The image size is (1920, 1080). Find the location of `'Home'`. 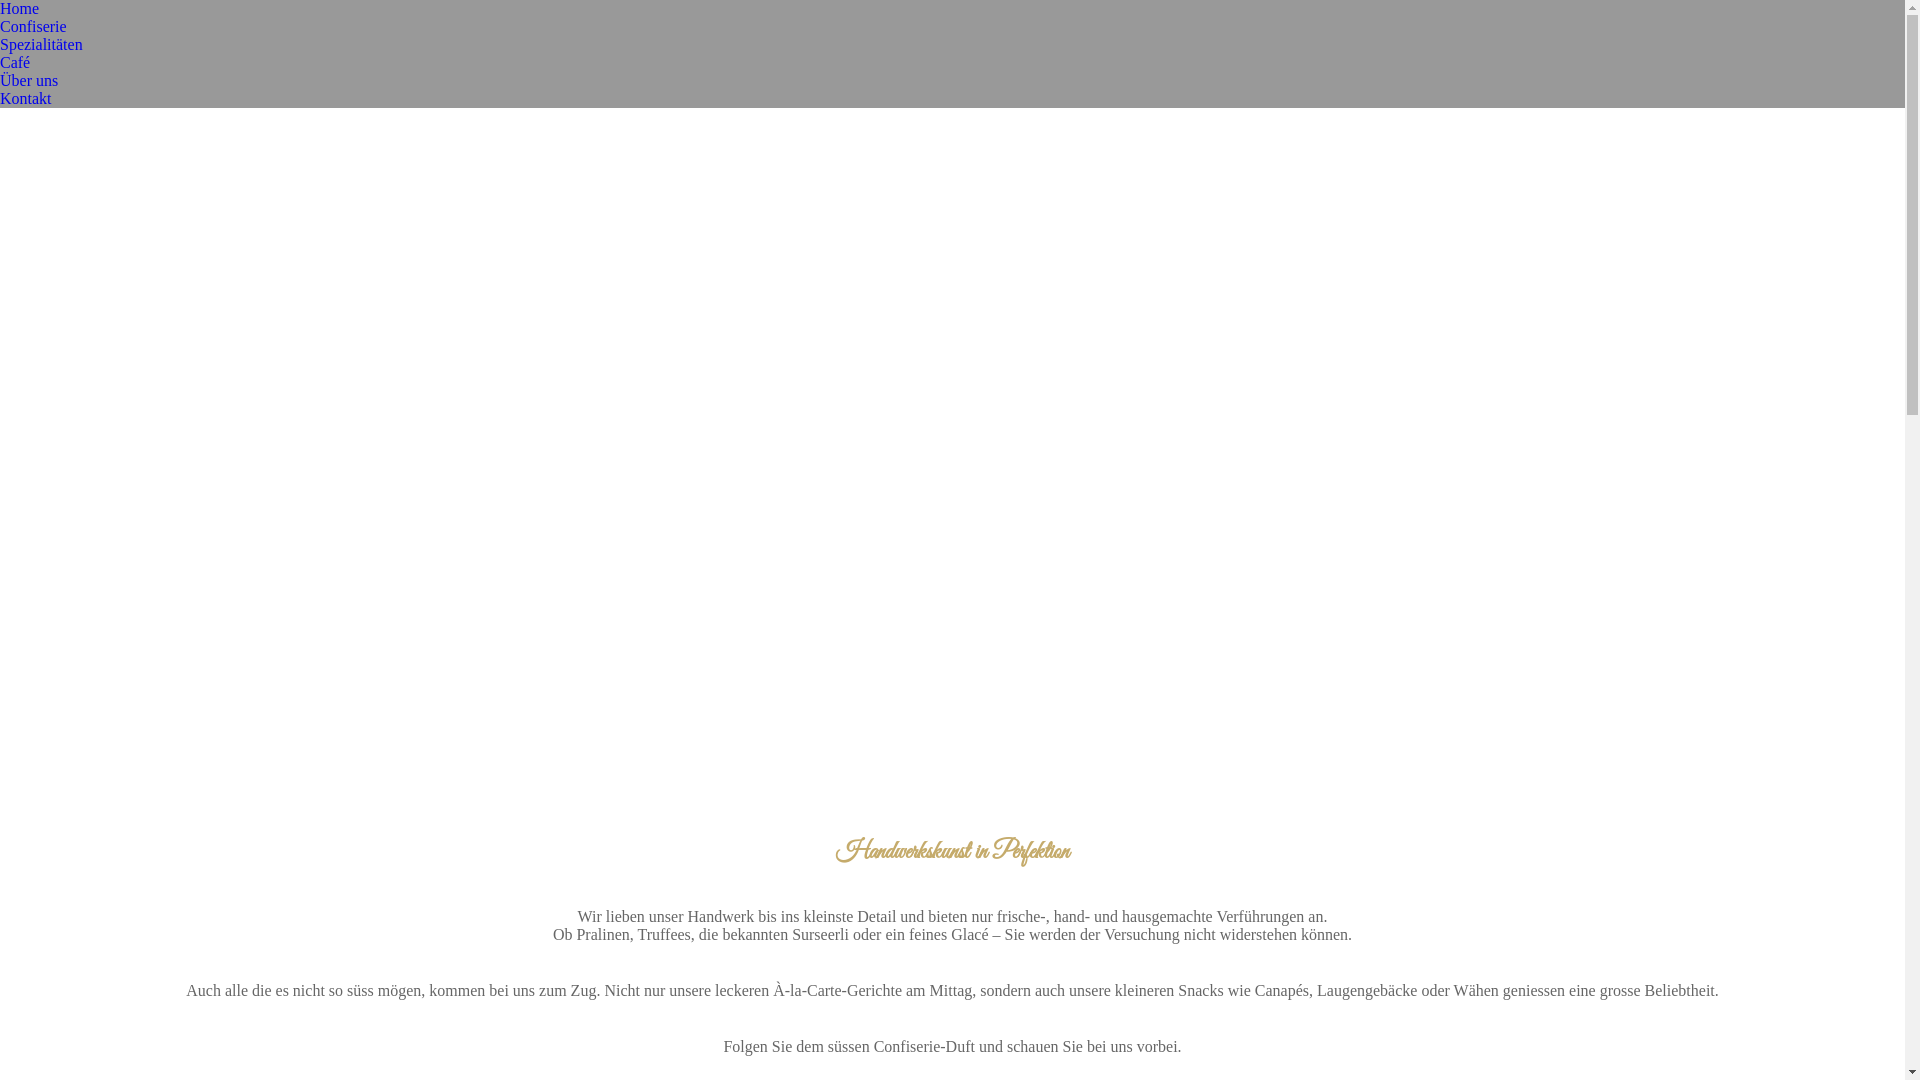

'Home' is located at coordinates (19, 8).